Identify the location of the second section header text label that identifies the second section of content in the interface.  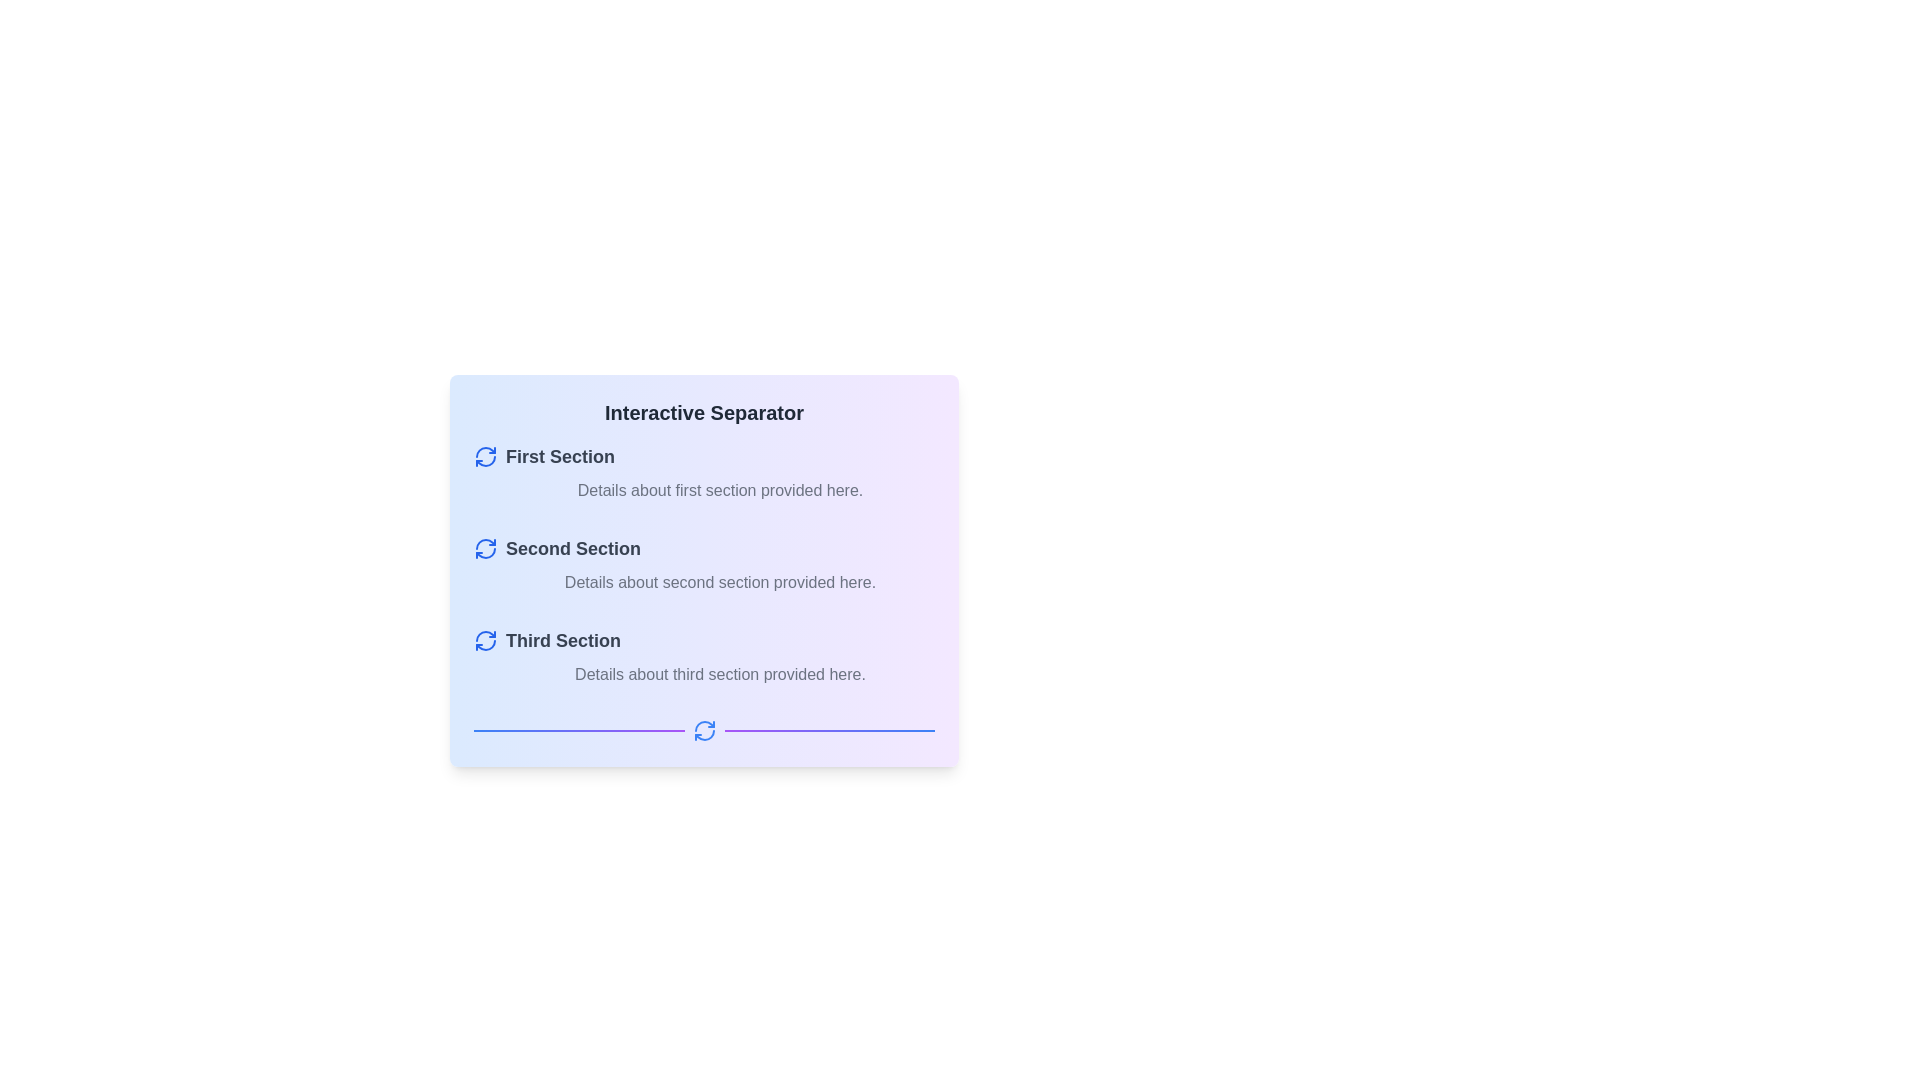
(572, 548).